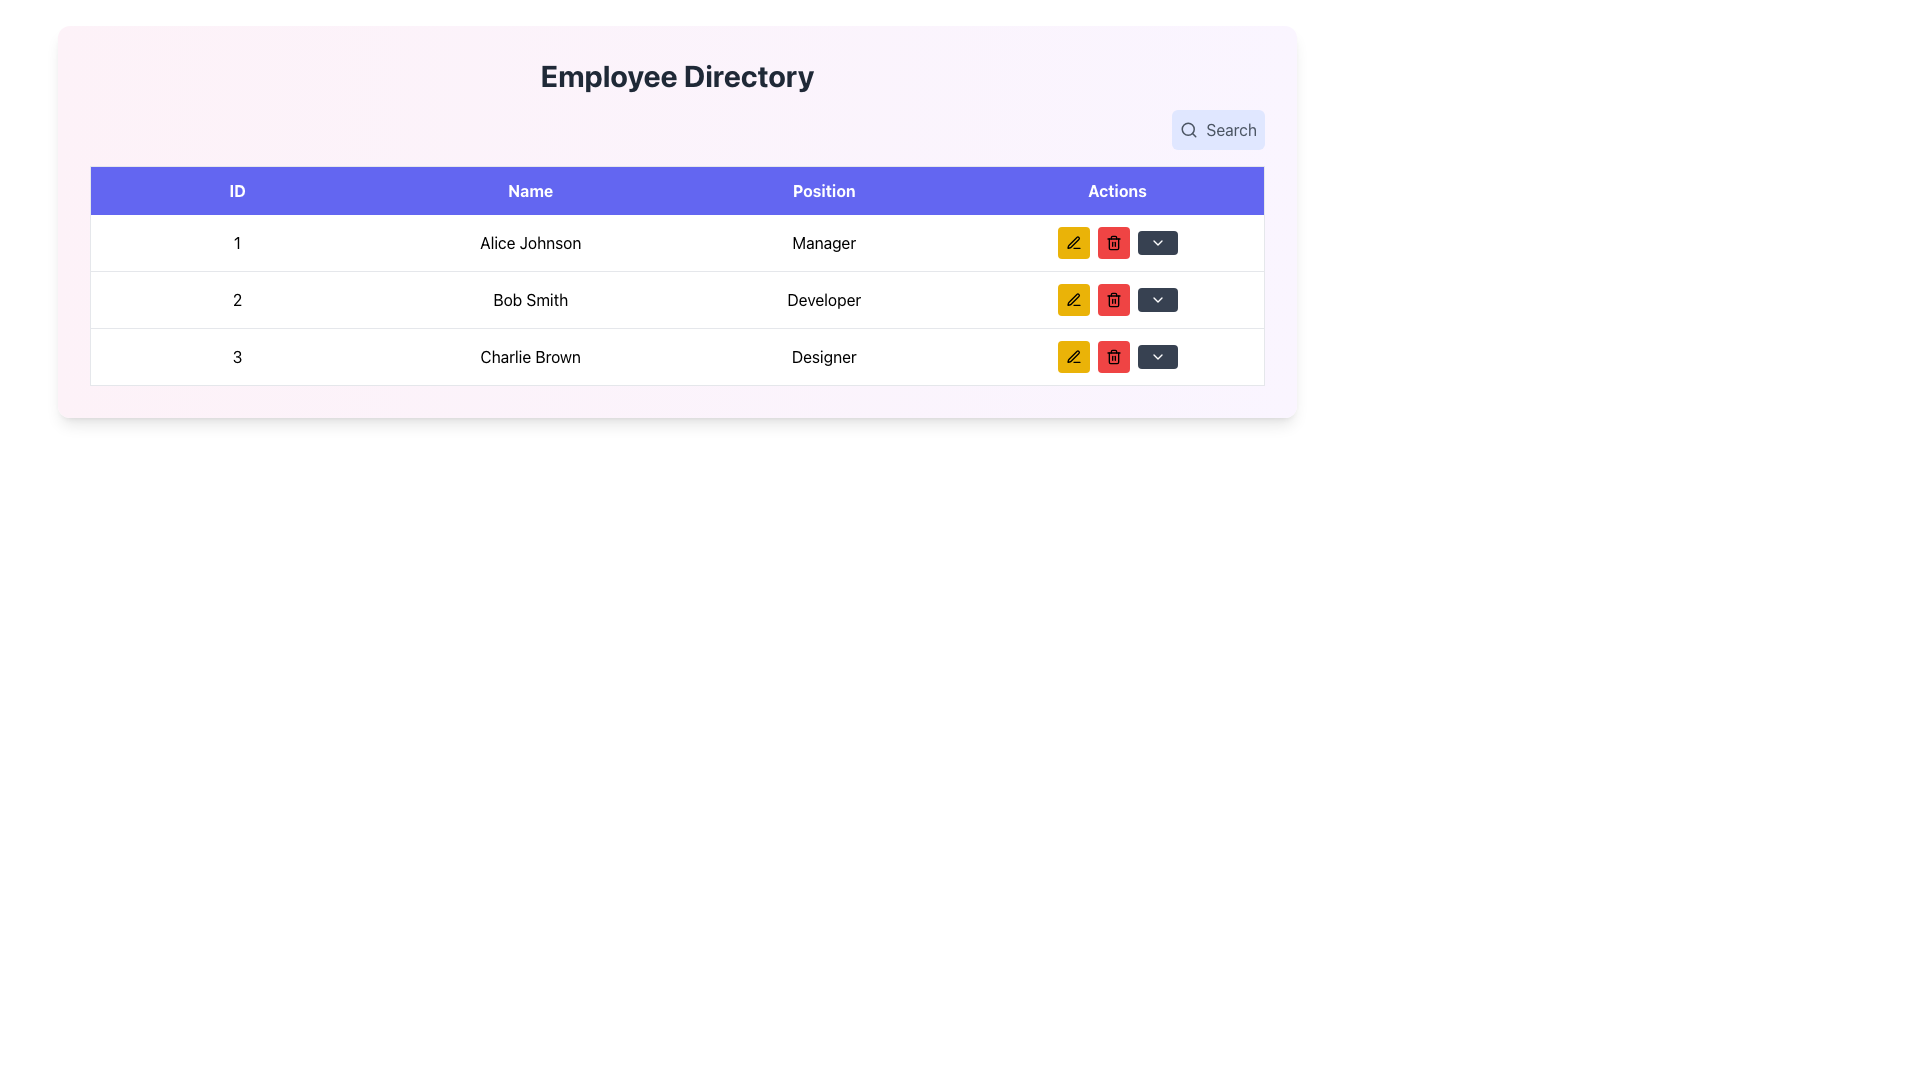 The width and height of the screenshot is (1920, 1080). What do you see at coordinates (1157, 356) in the screenshot?
I see `the dark gray rectangular button with rounded corners and a white downward-pointing chevron icon located` at bounding box center [1157, 356].